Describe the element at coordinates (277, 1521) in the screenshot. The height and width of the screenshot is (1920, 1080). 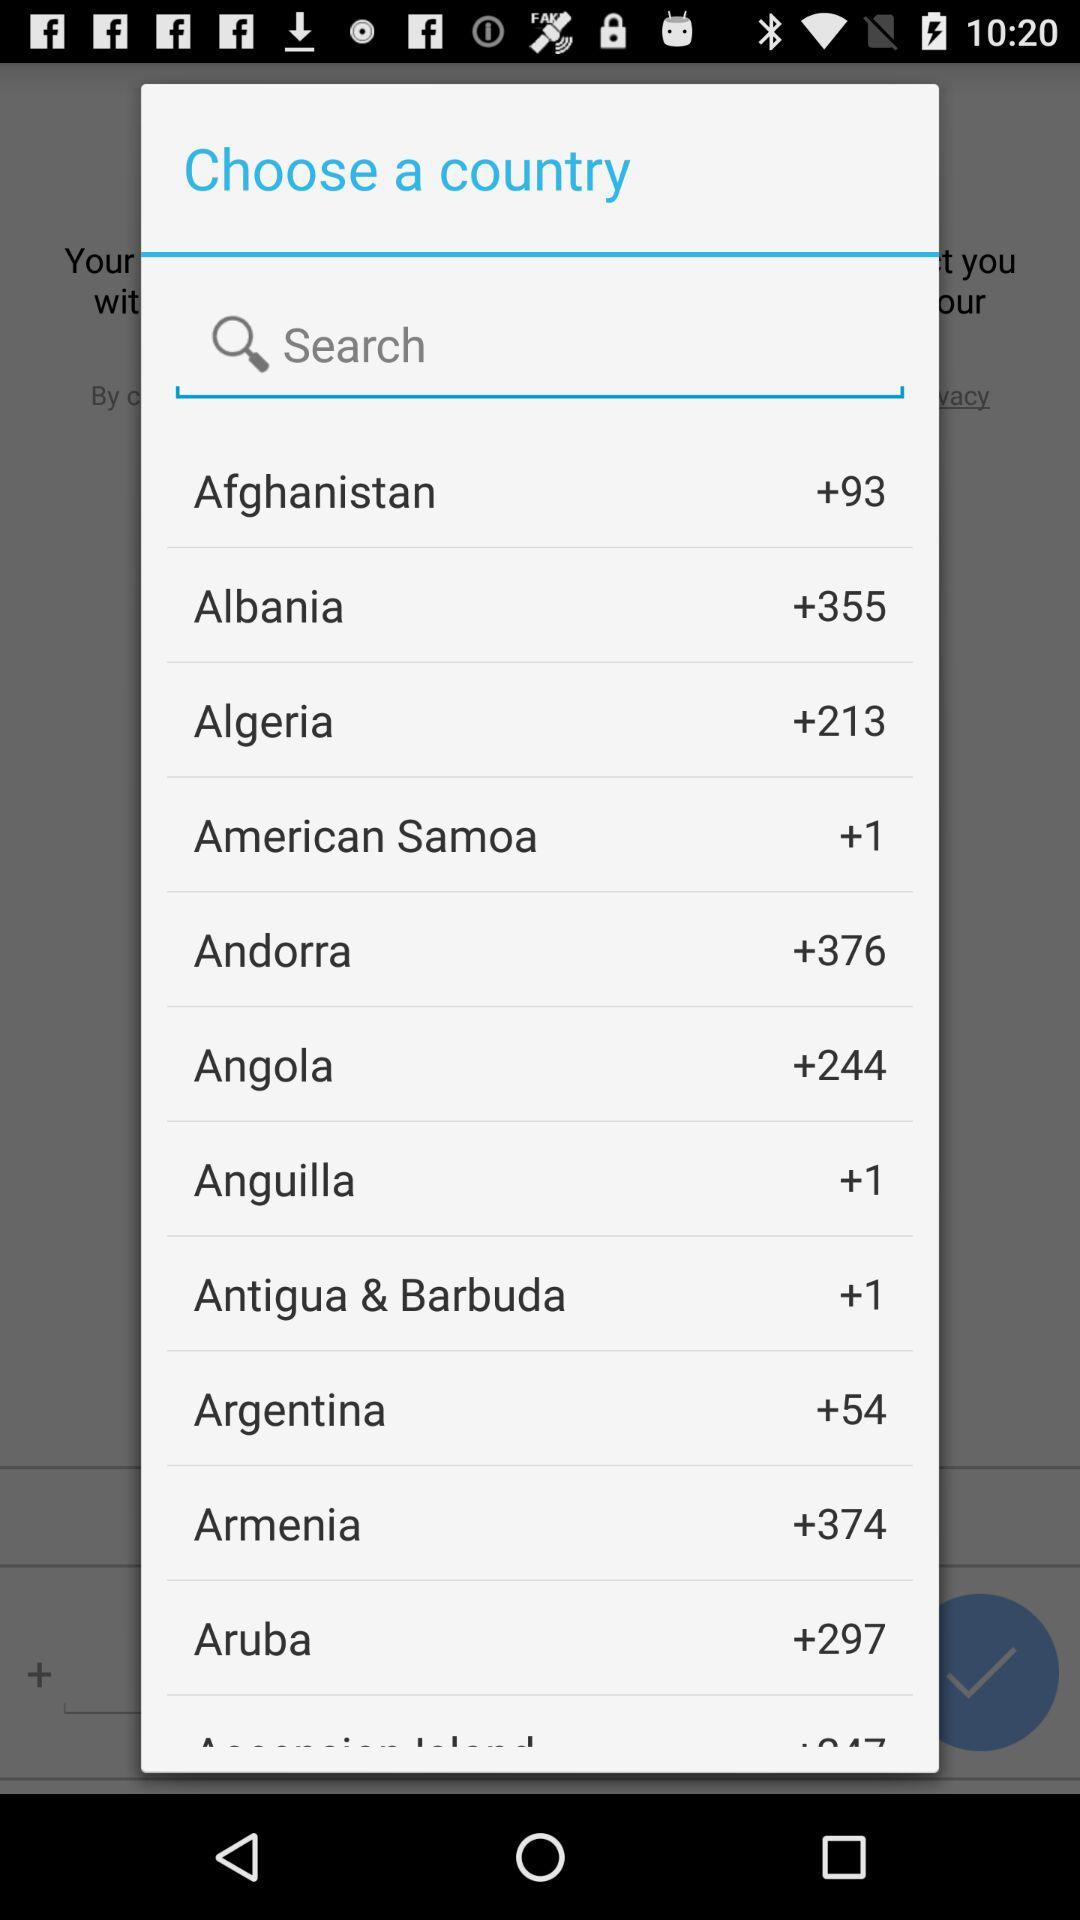
I see `the armenia item` at that location.